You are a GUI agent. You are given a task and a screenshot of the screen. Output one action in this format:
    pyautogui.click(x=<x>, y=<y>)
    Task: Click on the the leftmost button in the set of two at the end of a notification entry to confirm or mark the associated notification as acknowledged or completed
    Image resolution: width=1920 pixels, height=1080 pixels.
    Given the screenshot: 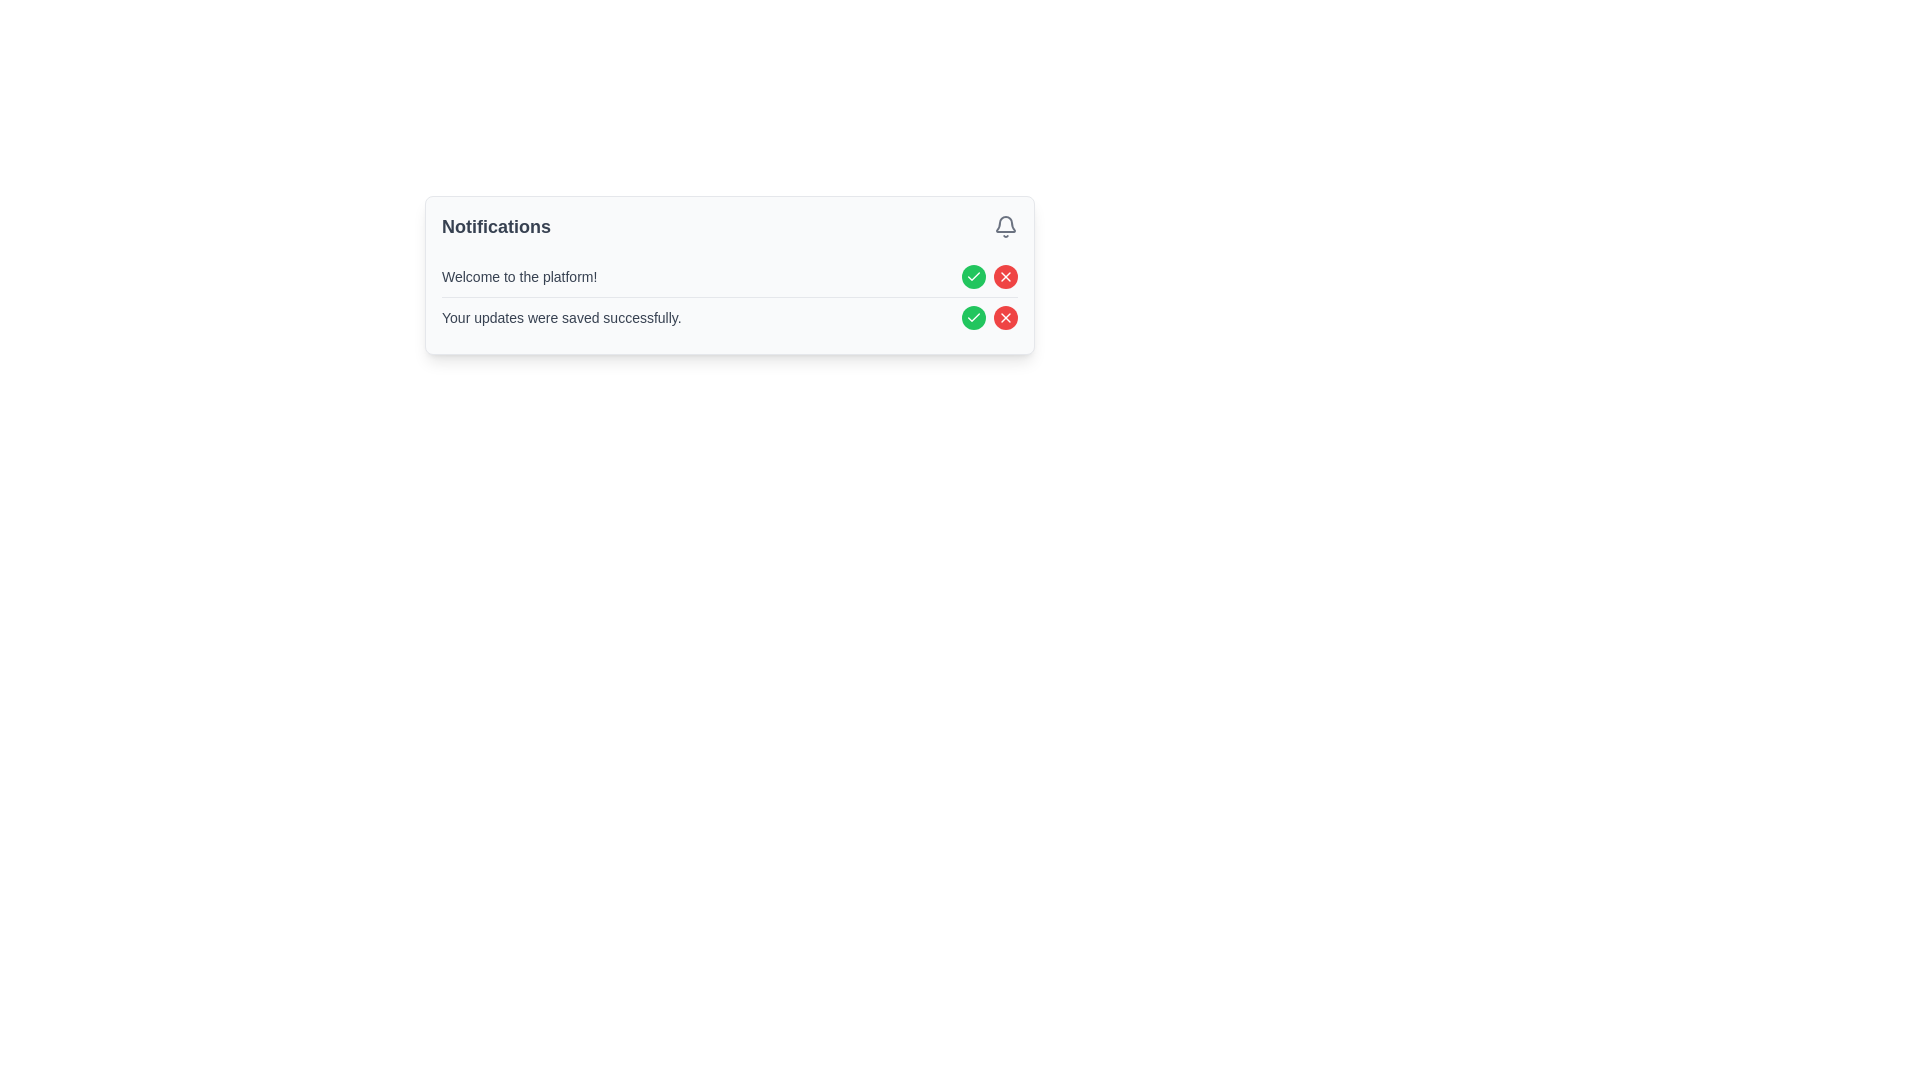 What is the action you would take?
    pyautogui.click(x=974, y=277)
    